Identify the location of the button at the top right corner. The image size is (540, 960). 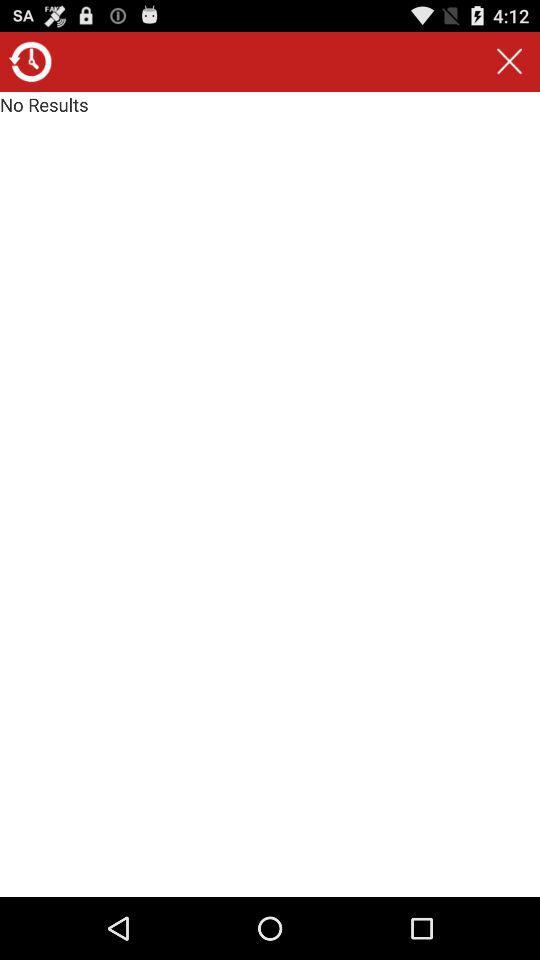
(509, 61).